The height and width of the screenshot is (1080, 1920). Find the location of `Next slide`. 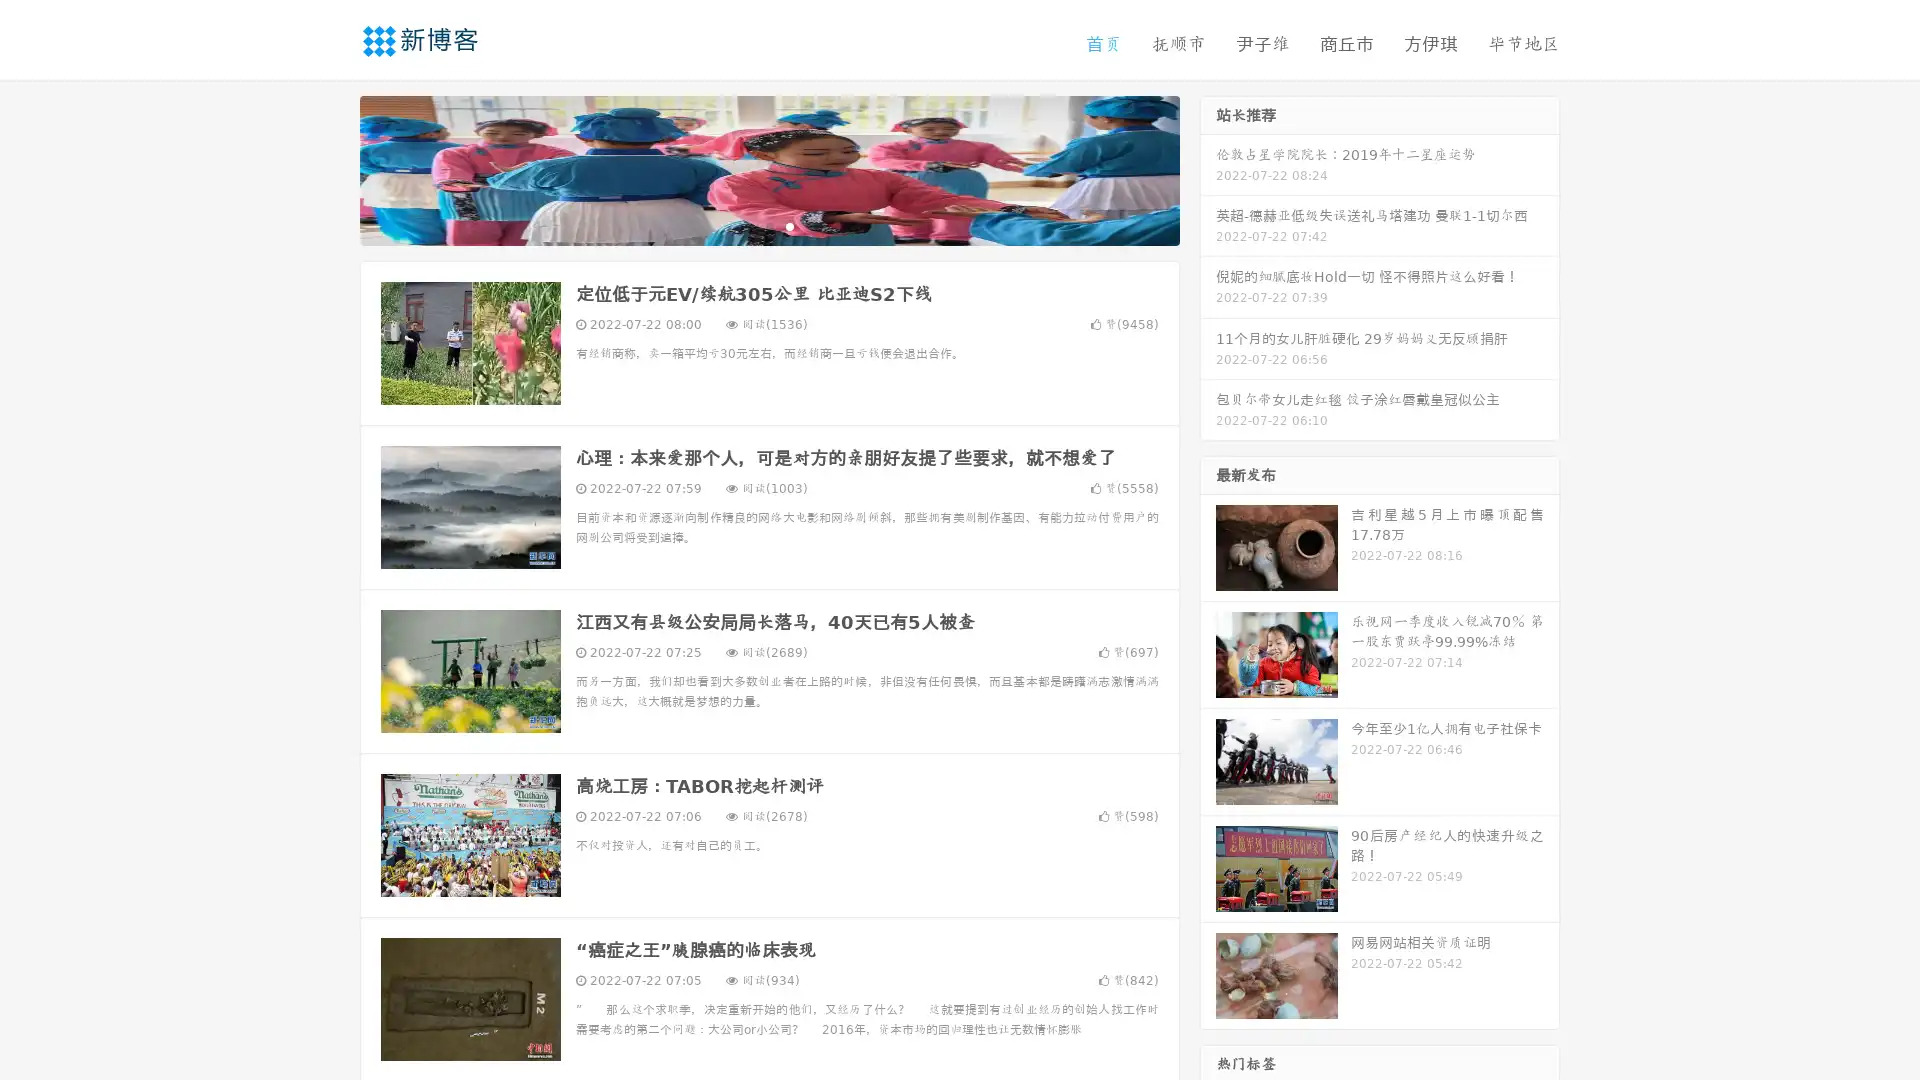

Next slide is located at coordinates (1208, 168).